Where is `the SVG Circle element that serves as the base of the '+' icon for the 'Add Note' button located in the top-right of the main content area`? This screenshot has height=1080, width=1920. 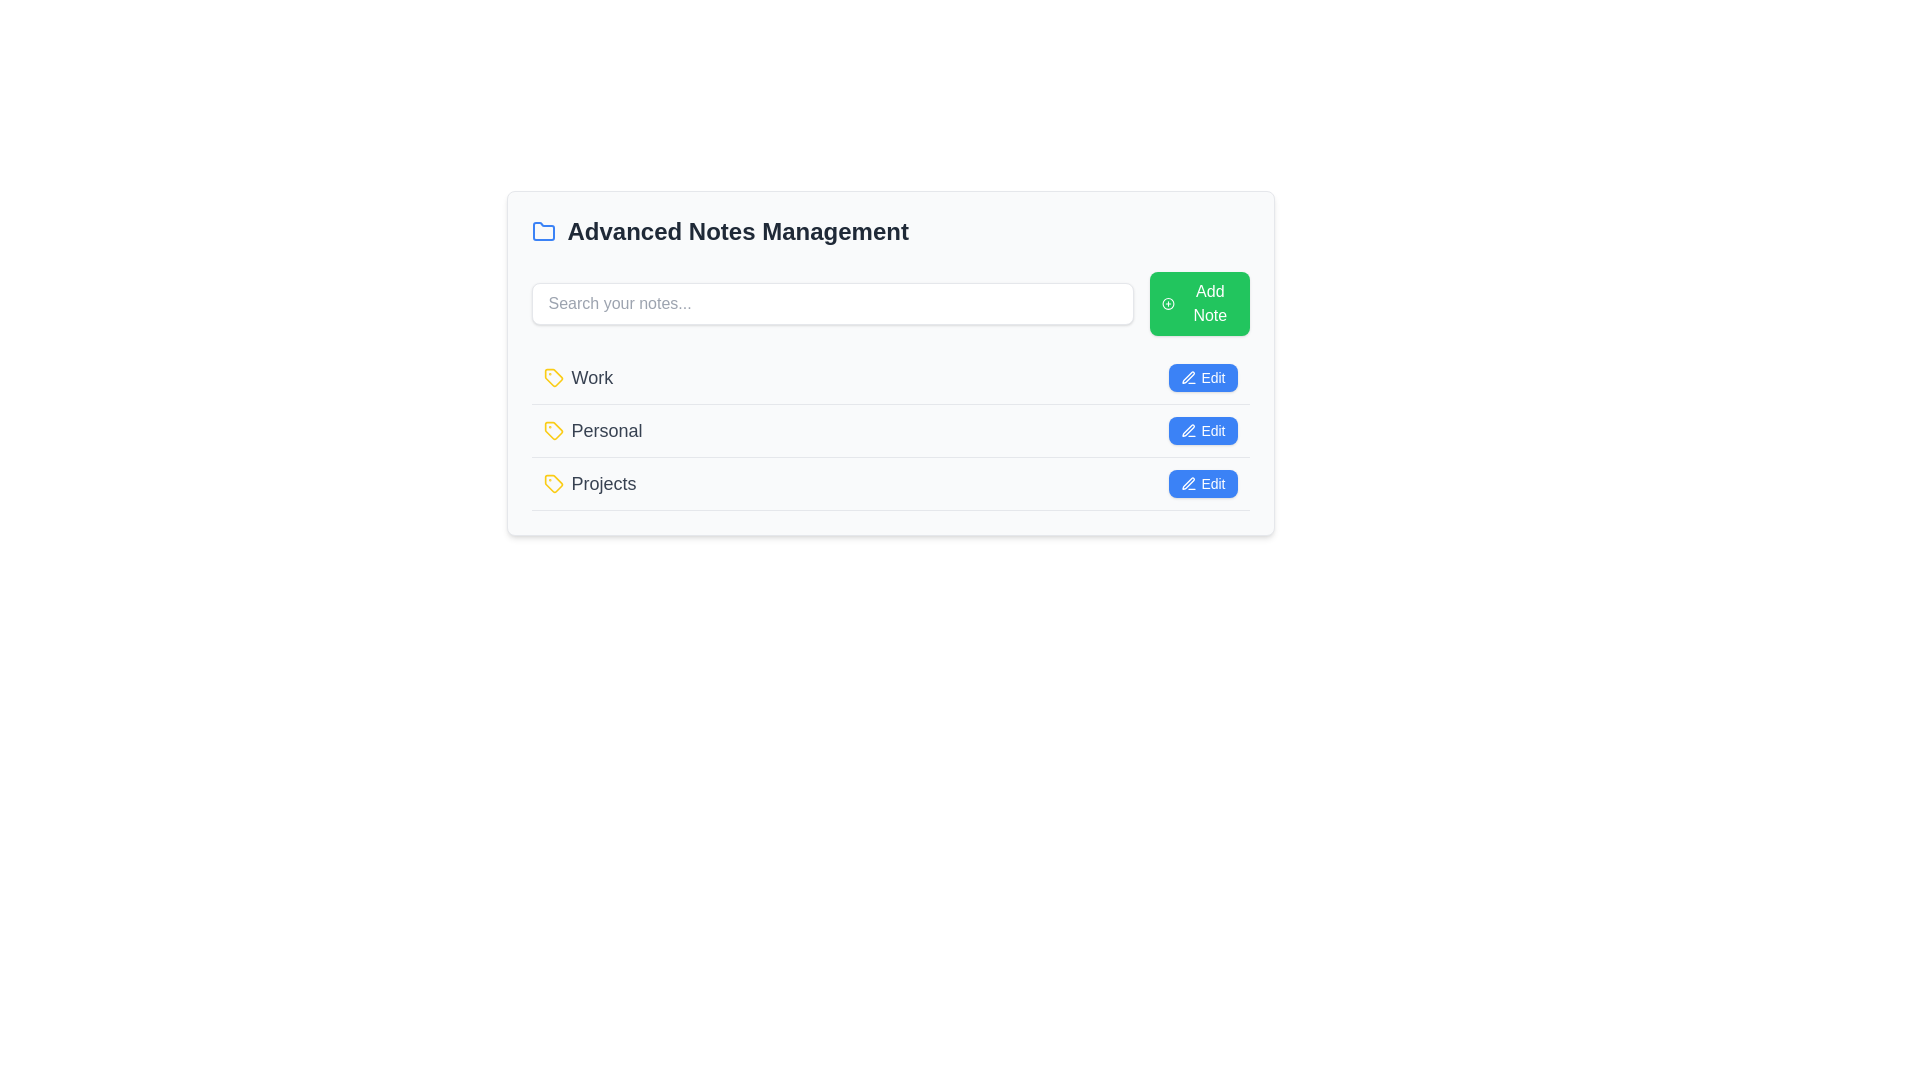
the SVG Circle element that serves as the base of the '+' icon for the 'Add Note' button located in the top-right of the main content area is located at coordinates (1168, 304).